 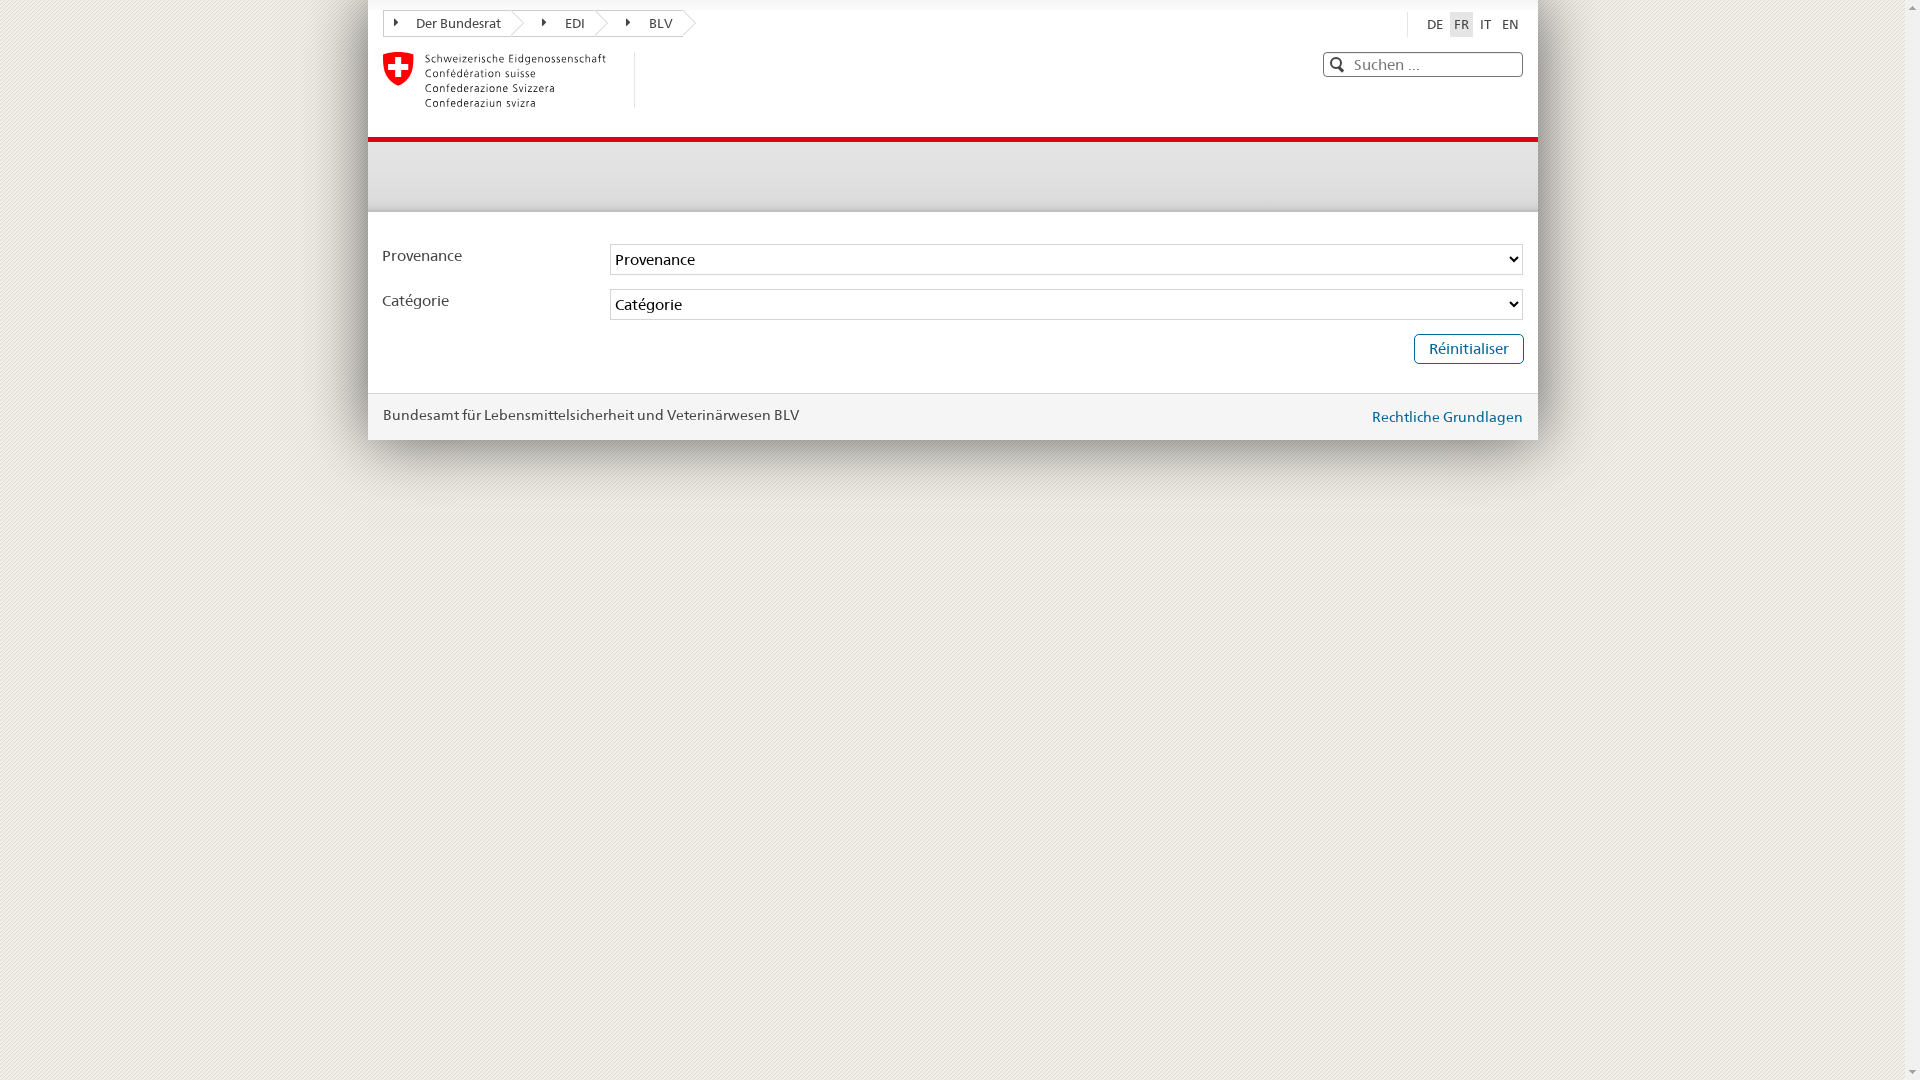 I want to click on 'Rechtliche Grundlagen', so click(x=1447, y=415).